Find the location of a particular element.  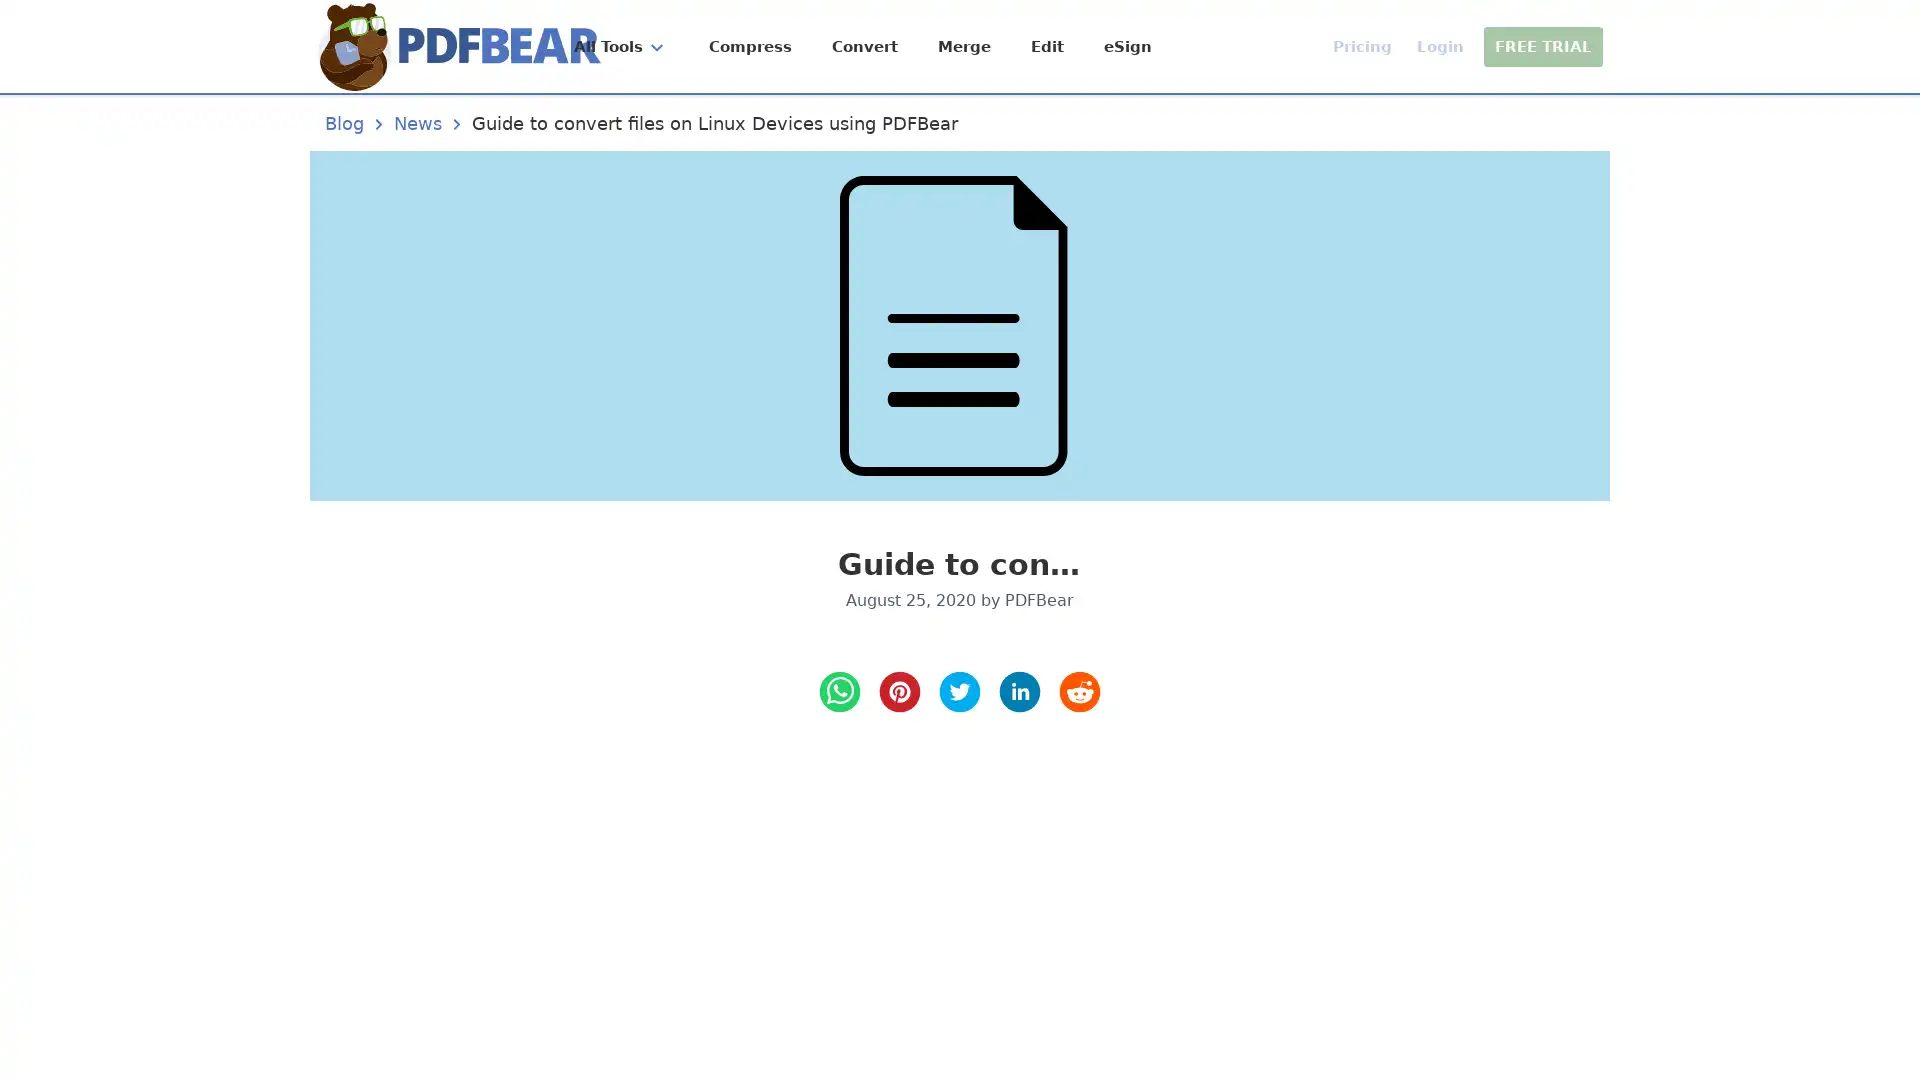

Reddit is located at coordinates (1079, 690).